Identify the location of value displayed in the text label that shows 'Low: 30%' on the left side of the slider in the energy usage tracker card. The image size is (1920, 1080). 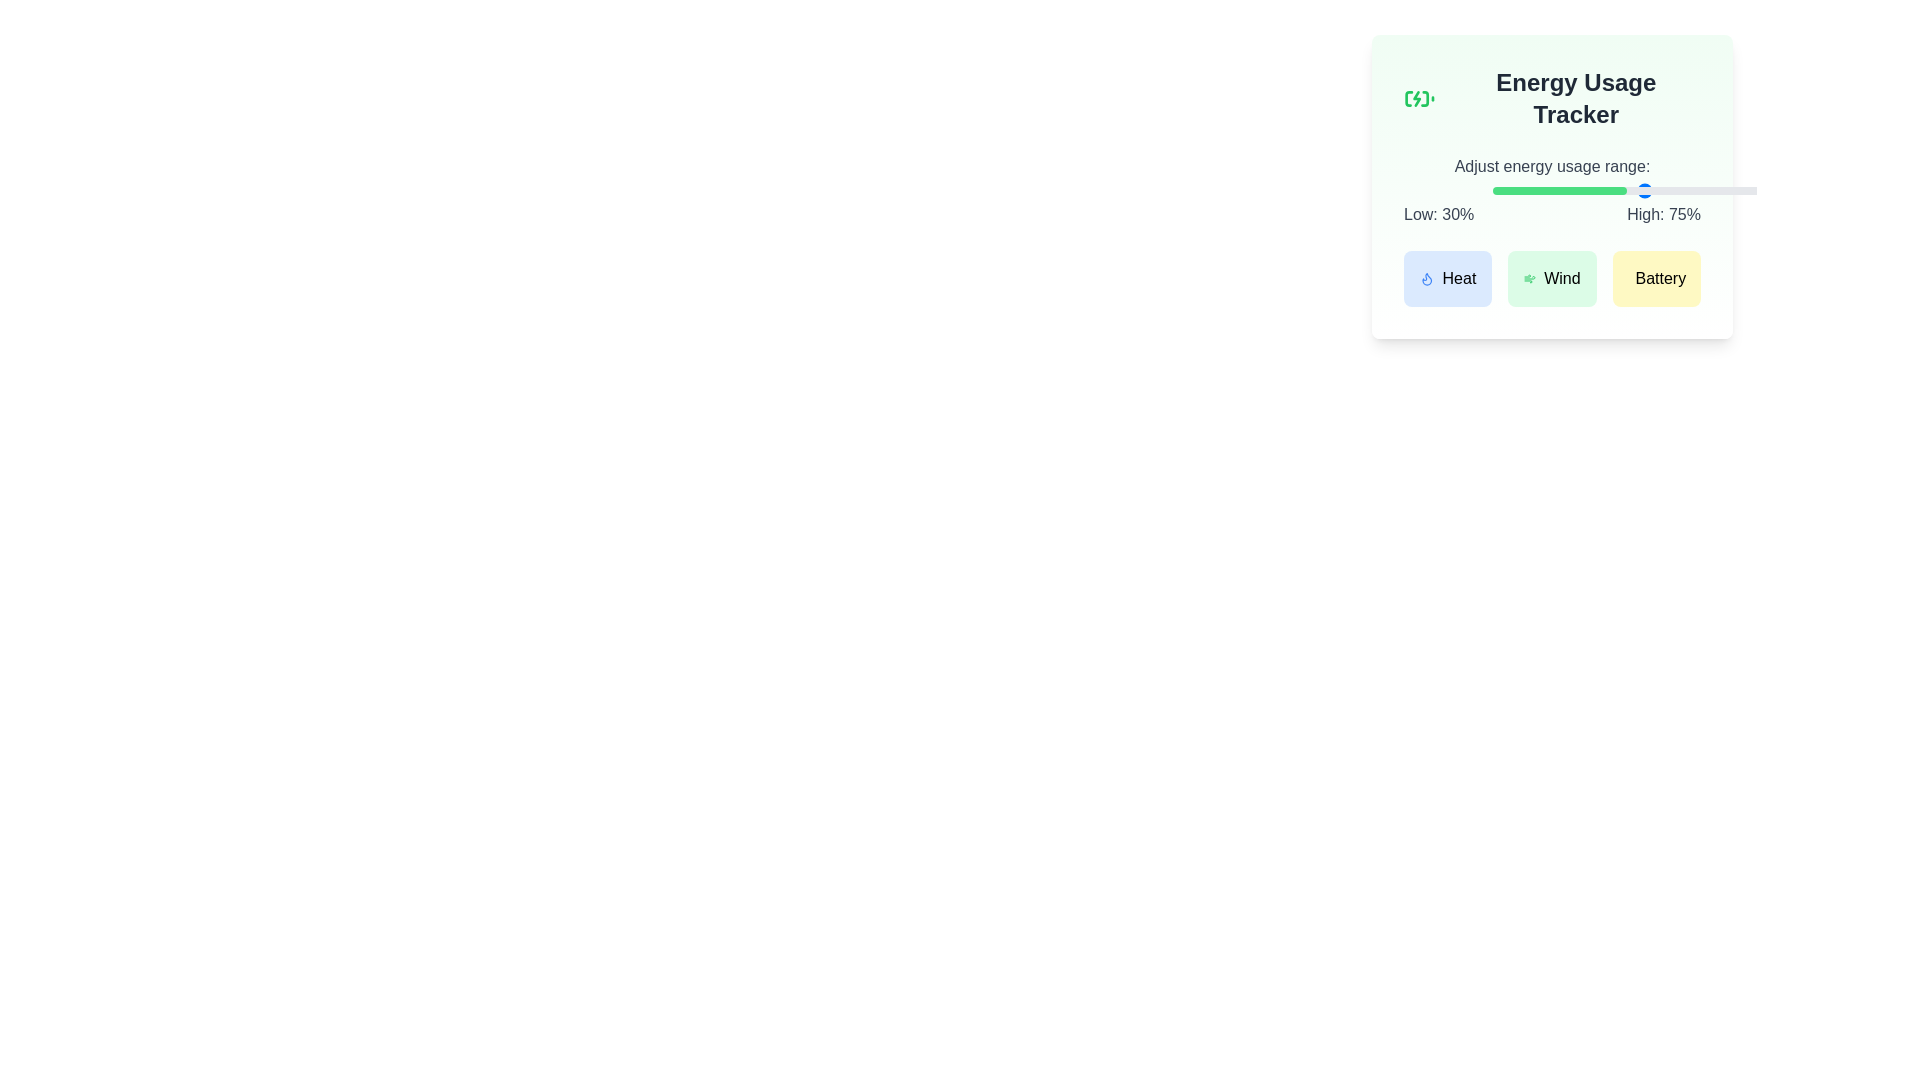
(1438, 215).